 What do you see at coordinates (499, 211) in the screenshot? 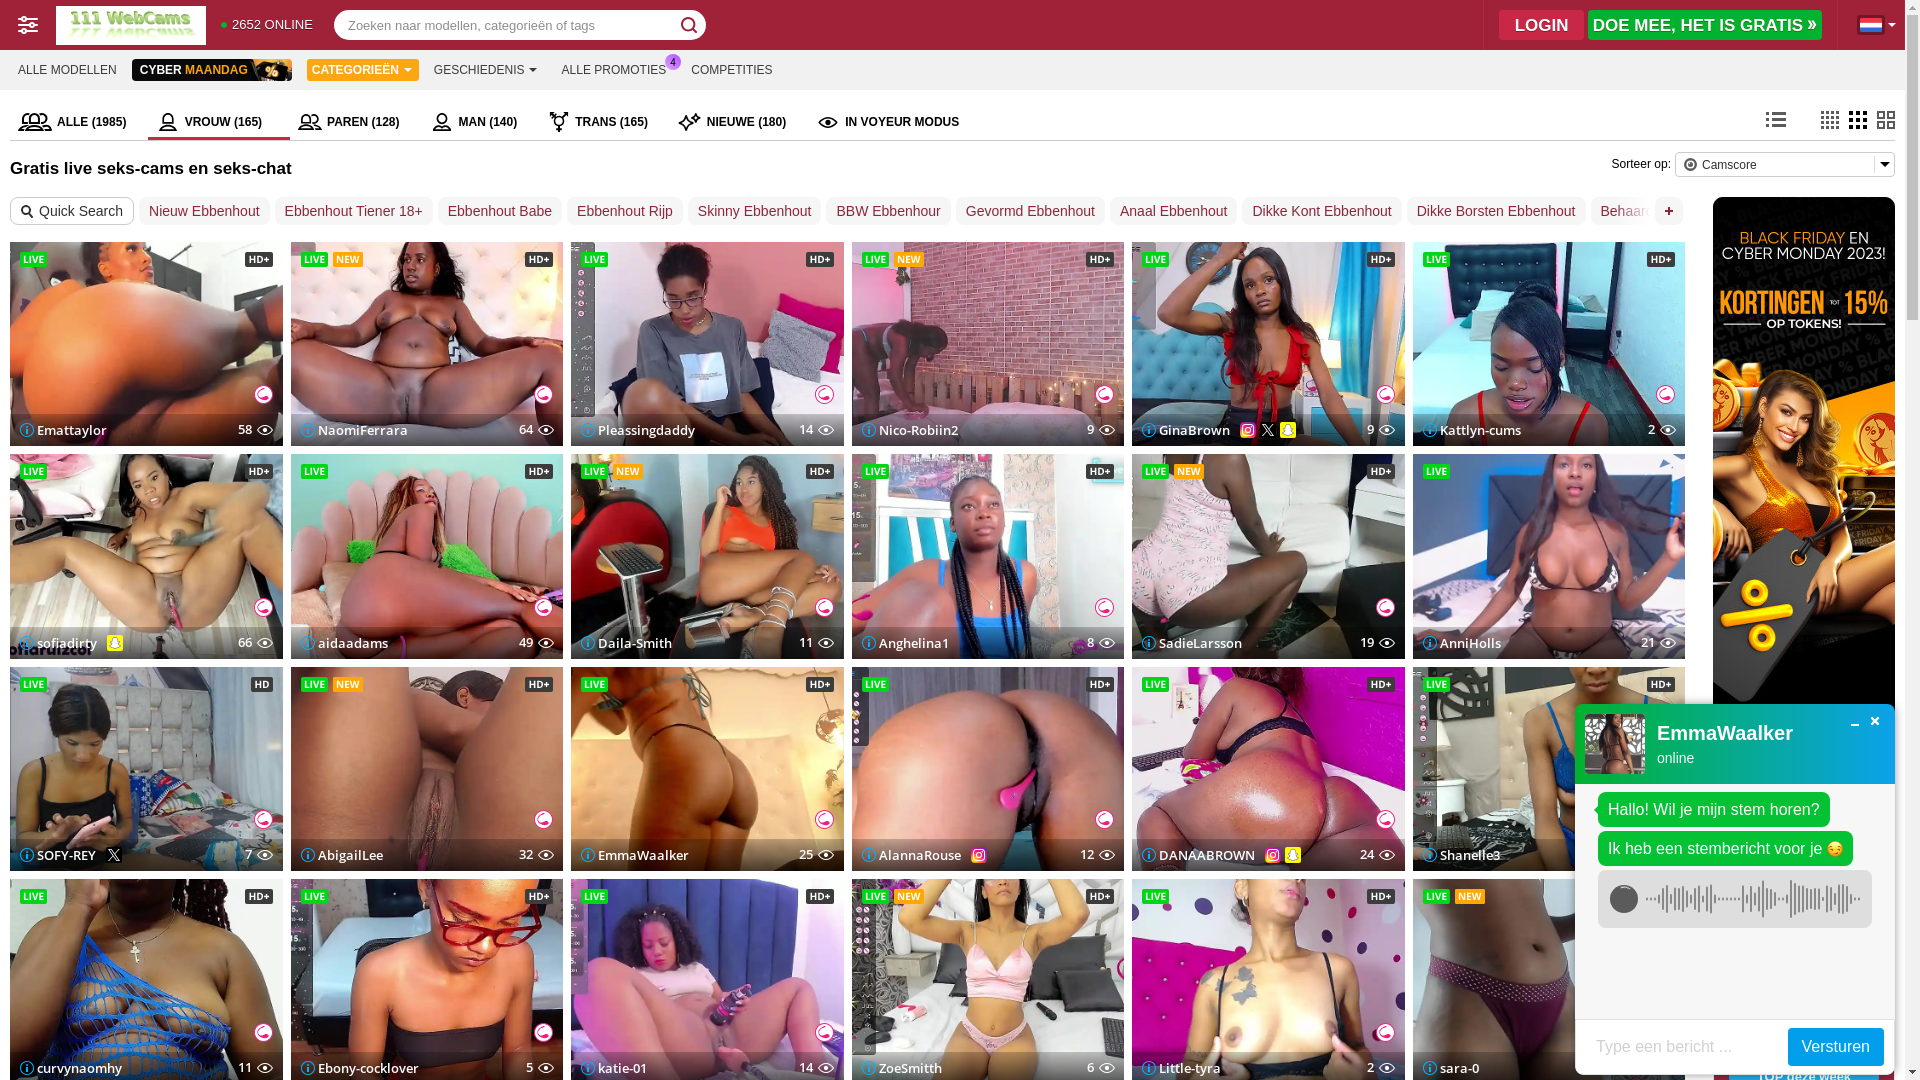
I see `'Ebbenhout Babe'` at bounding box center [499, 211].